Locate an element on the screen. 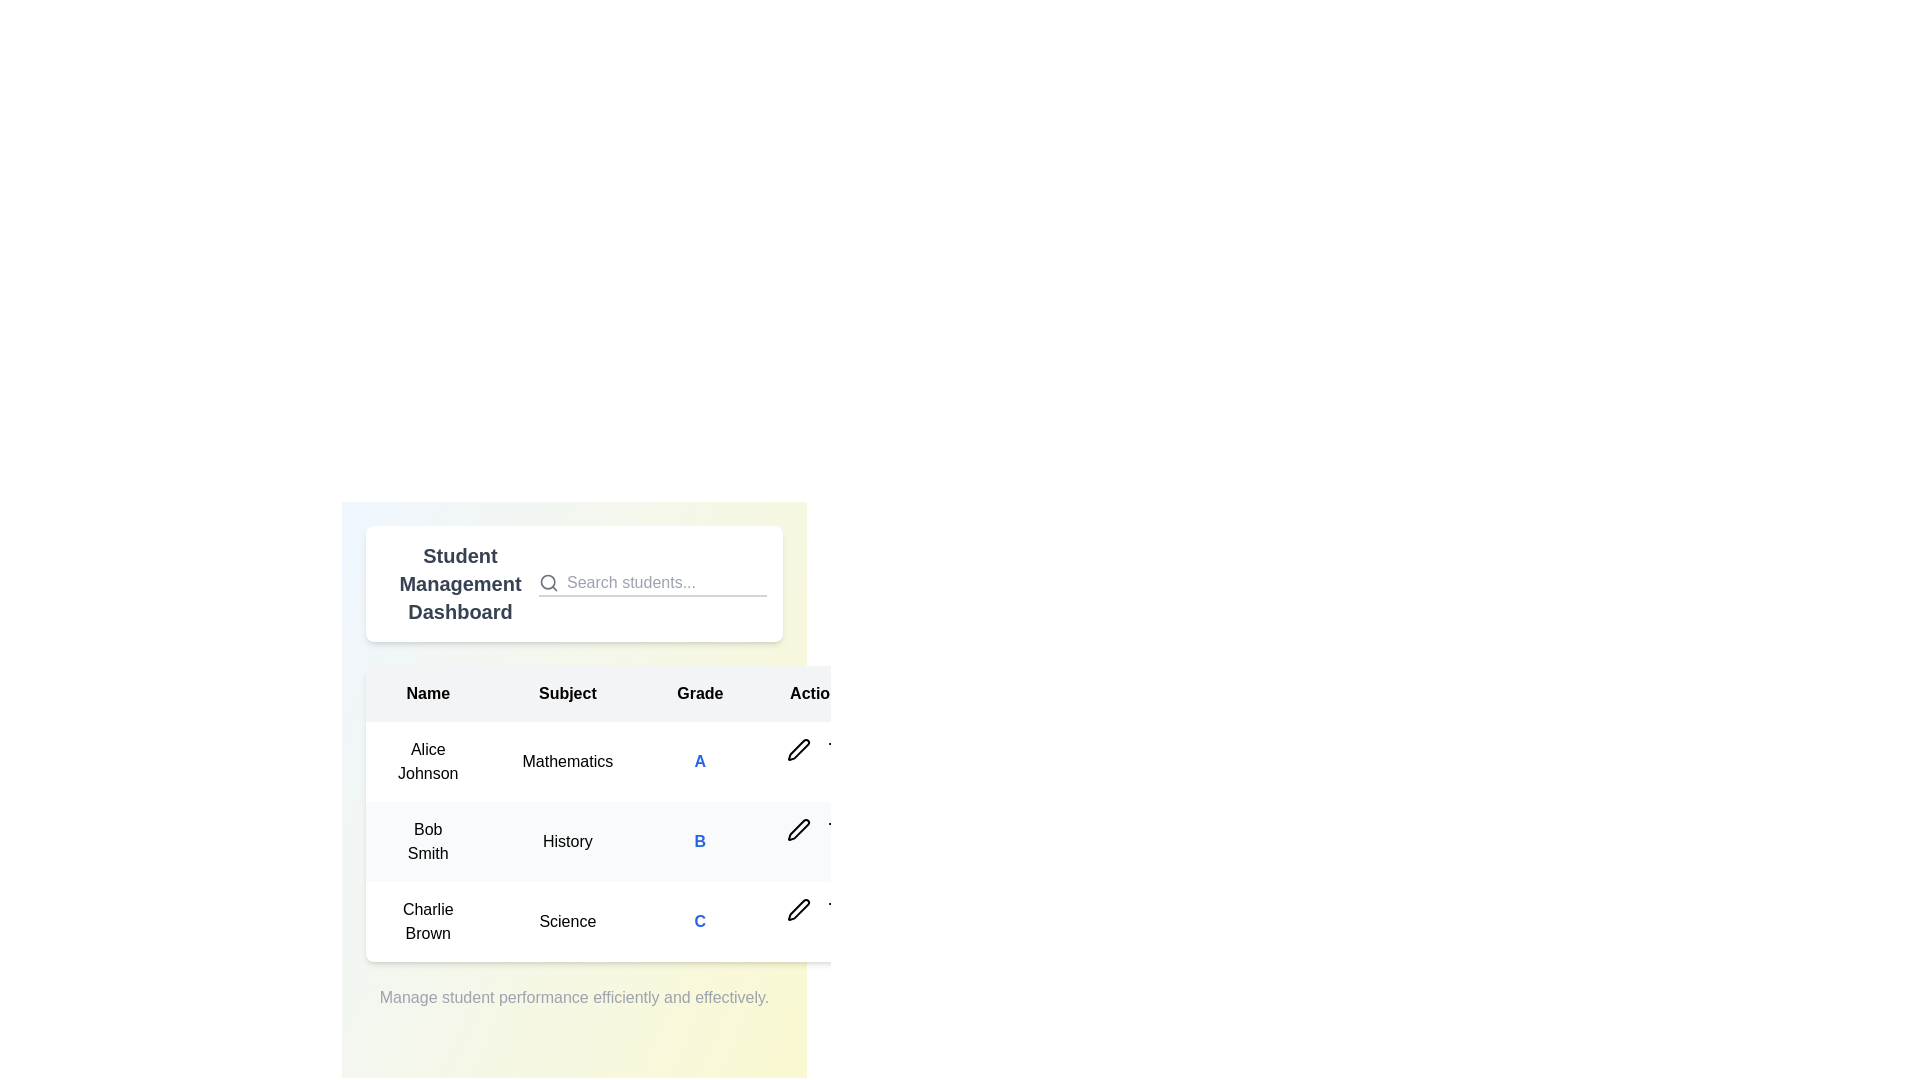 The width and height of the screenshot is (1920, 1080). the bolded text label 'Name' located at the top-left corner of the table header, which is adjacent to the headers 'Subject,' 'Grade,' and 'Actions.' is located at coordinates (427, 693).